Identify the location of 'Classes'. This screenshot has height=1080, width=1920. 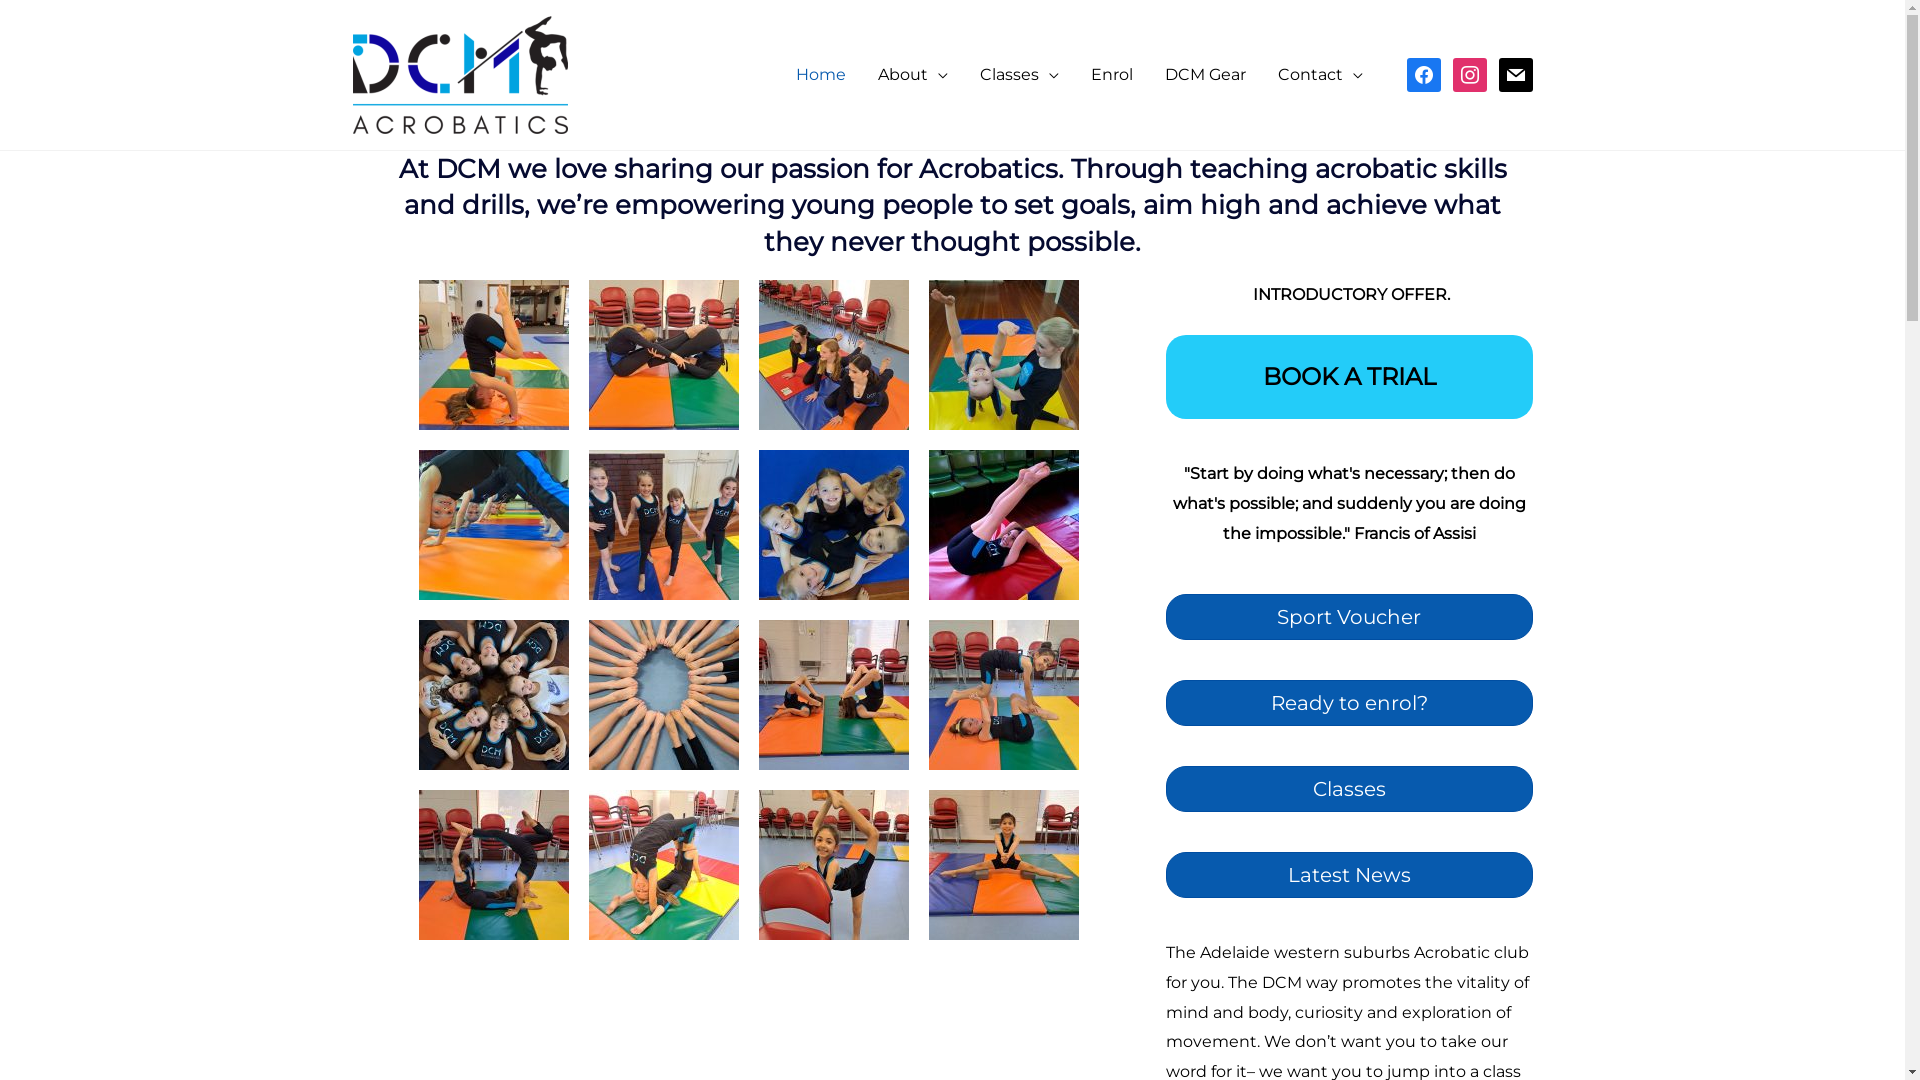
(1349, 788).